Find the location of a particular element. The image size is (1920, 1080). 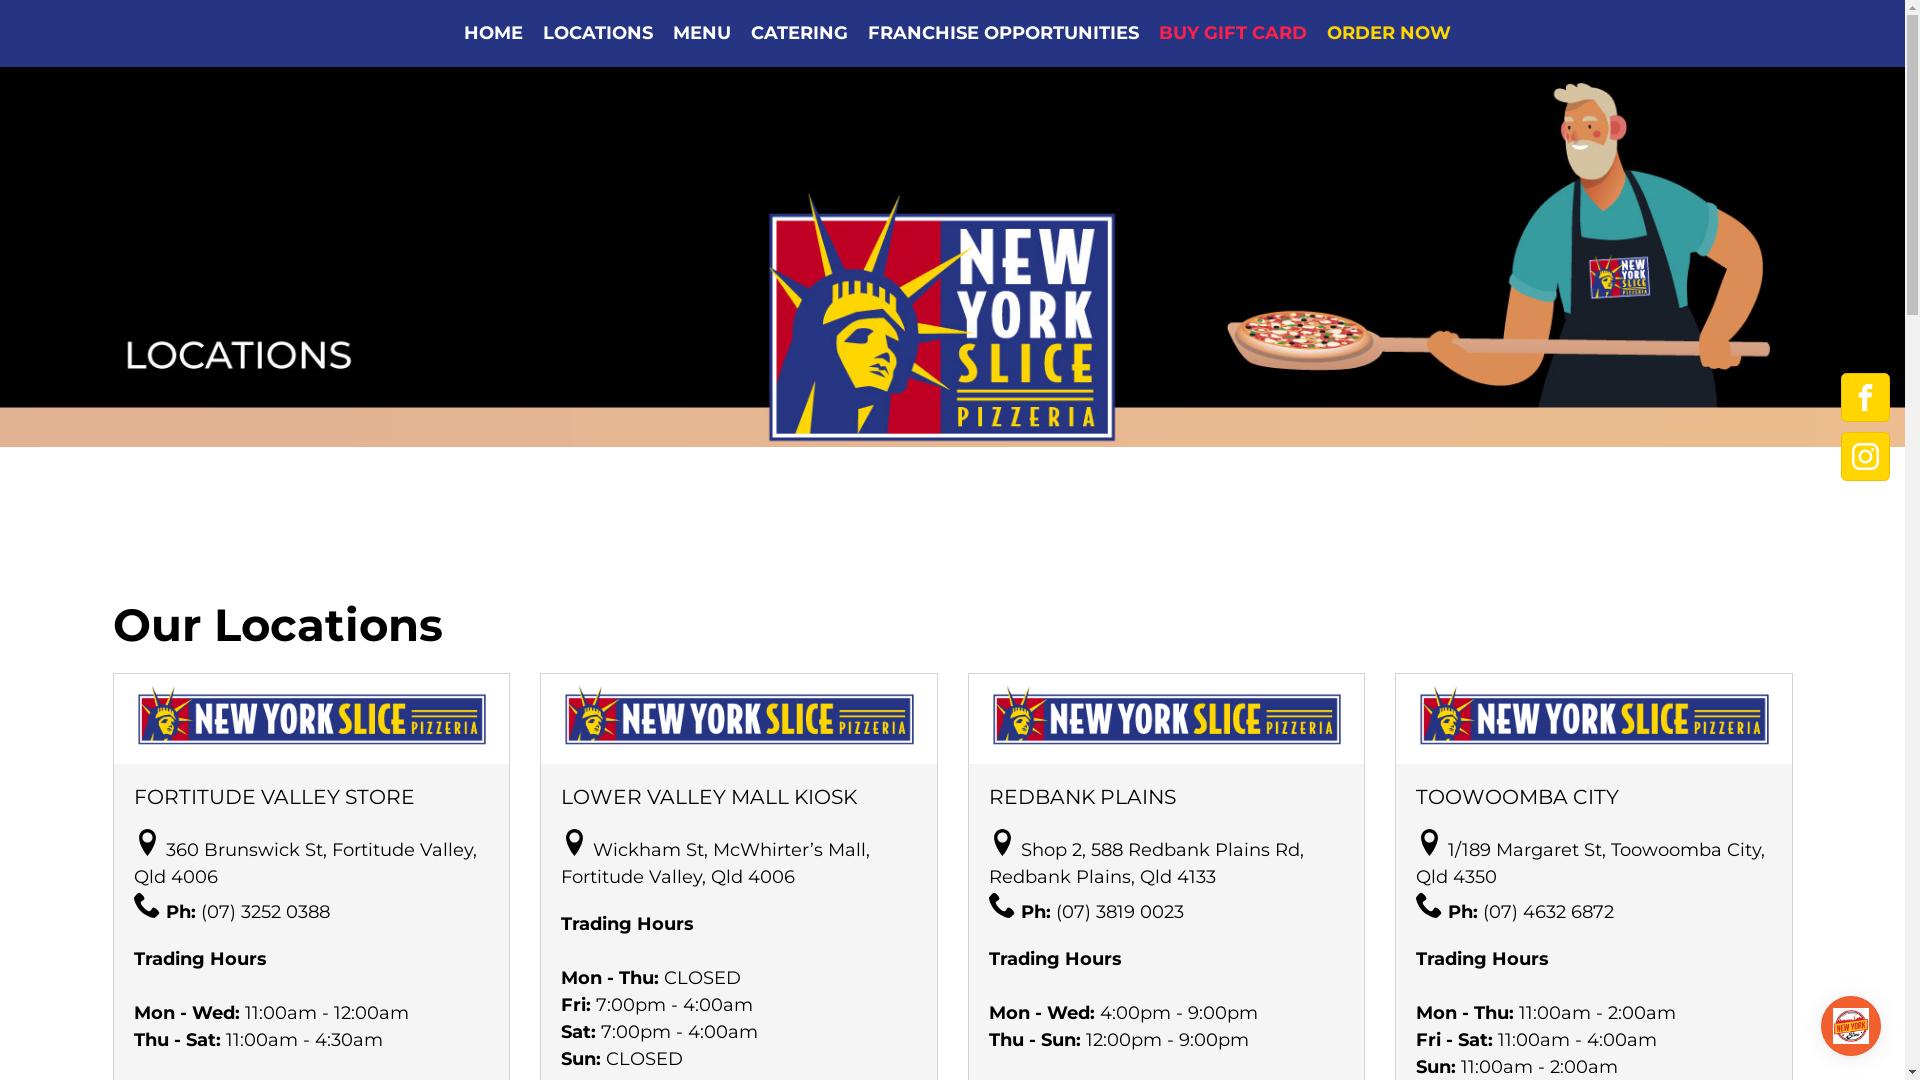

'(07) 3819 0023' is located at coordinates (1055, 911).